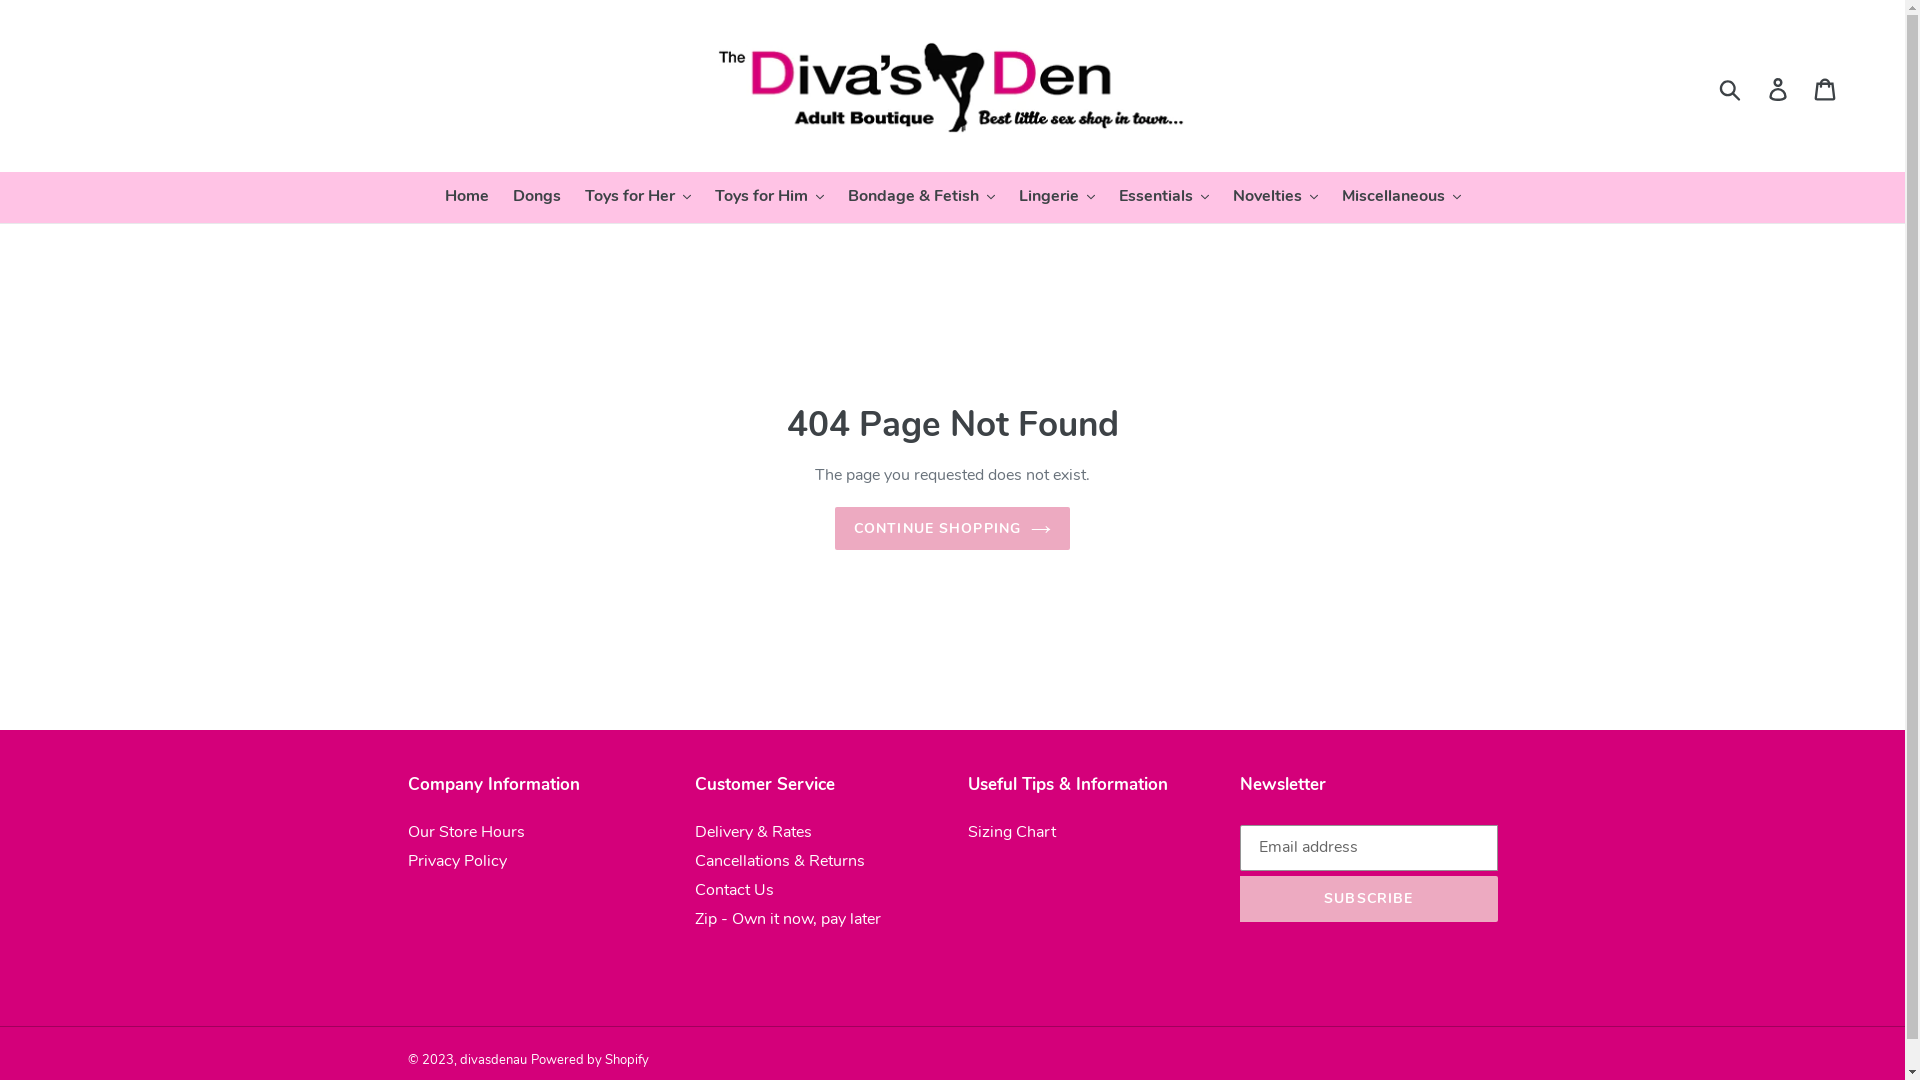 This screenshot has width=1920, height=1080. I want to click on 'Contact Us', so click(733, 890).